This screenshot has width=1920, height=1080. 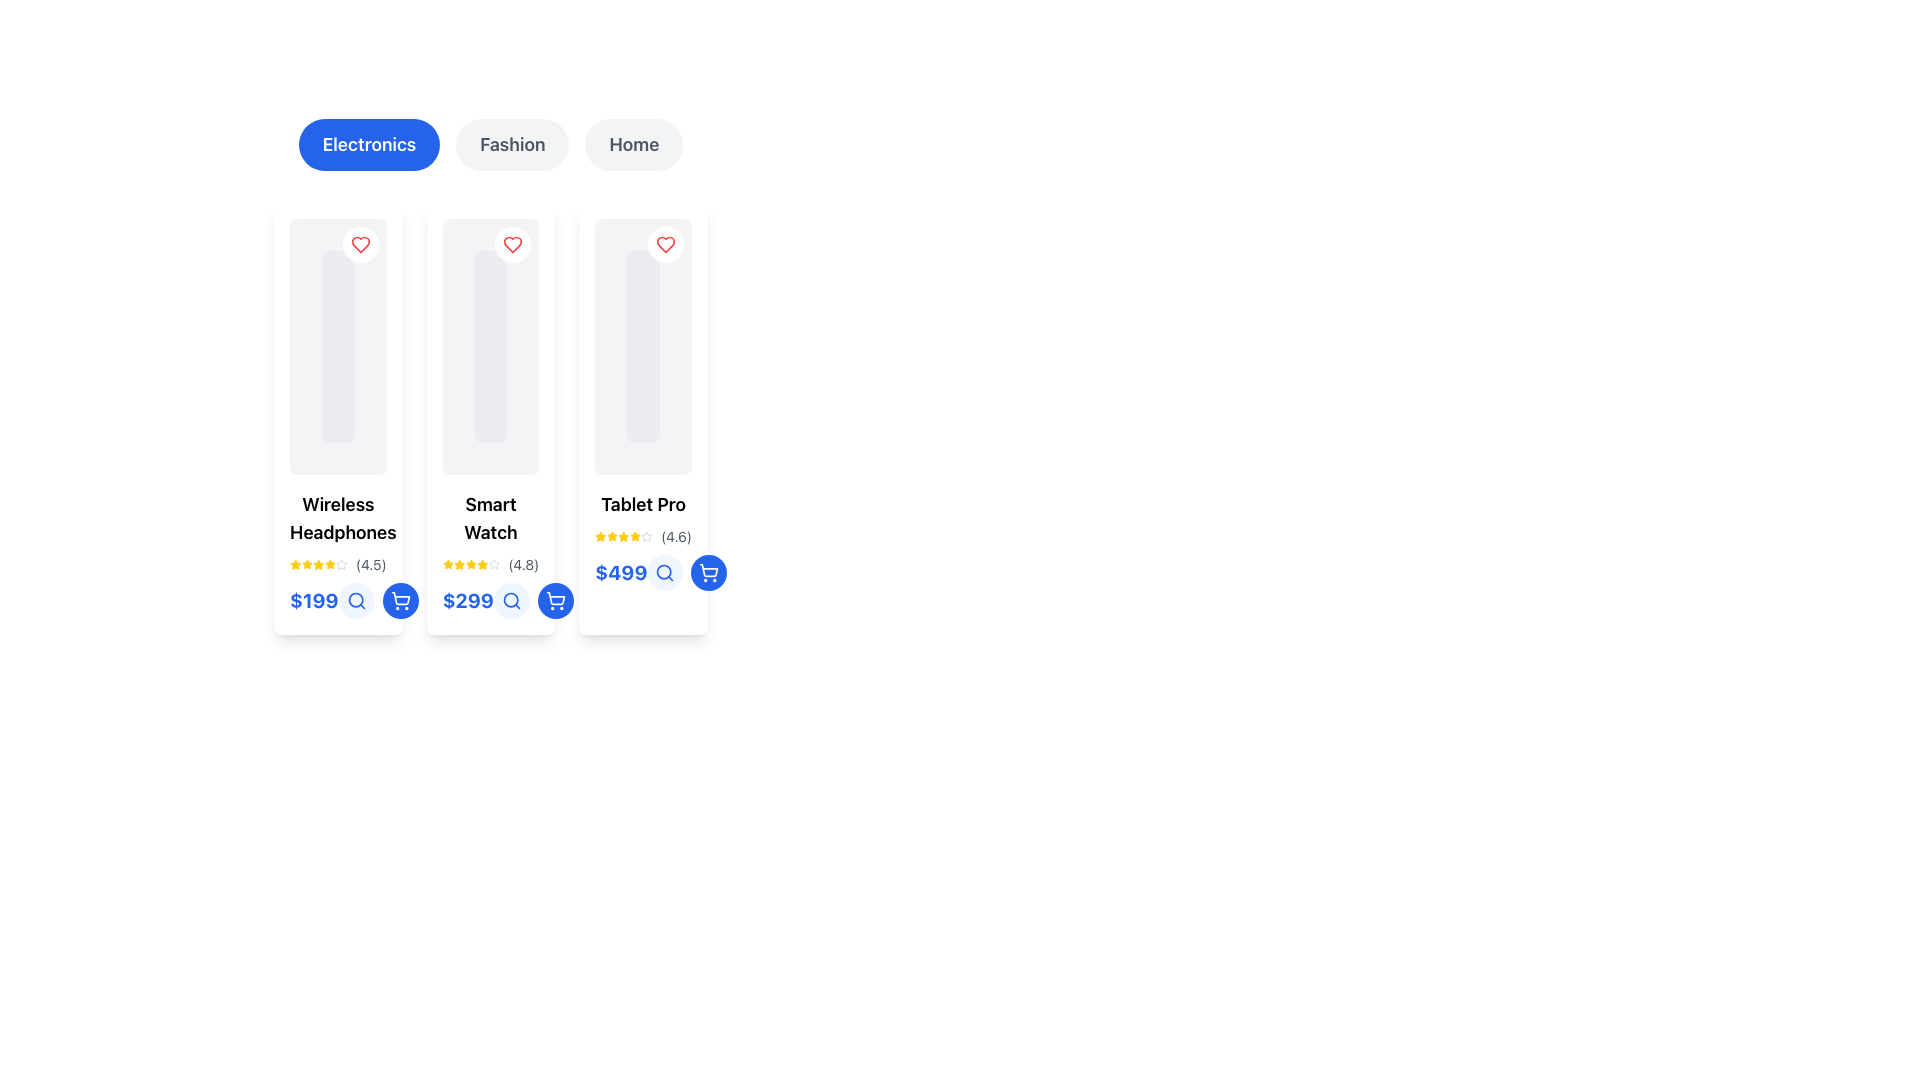 I want to click on the visual appearance of the Rating Star Icon in the 'Tablet Pro' product card, which indicates the rating level in the star ratings system, so click(x=458, y=564).